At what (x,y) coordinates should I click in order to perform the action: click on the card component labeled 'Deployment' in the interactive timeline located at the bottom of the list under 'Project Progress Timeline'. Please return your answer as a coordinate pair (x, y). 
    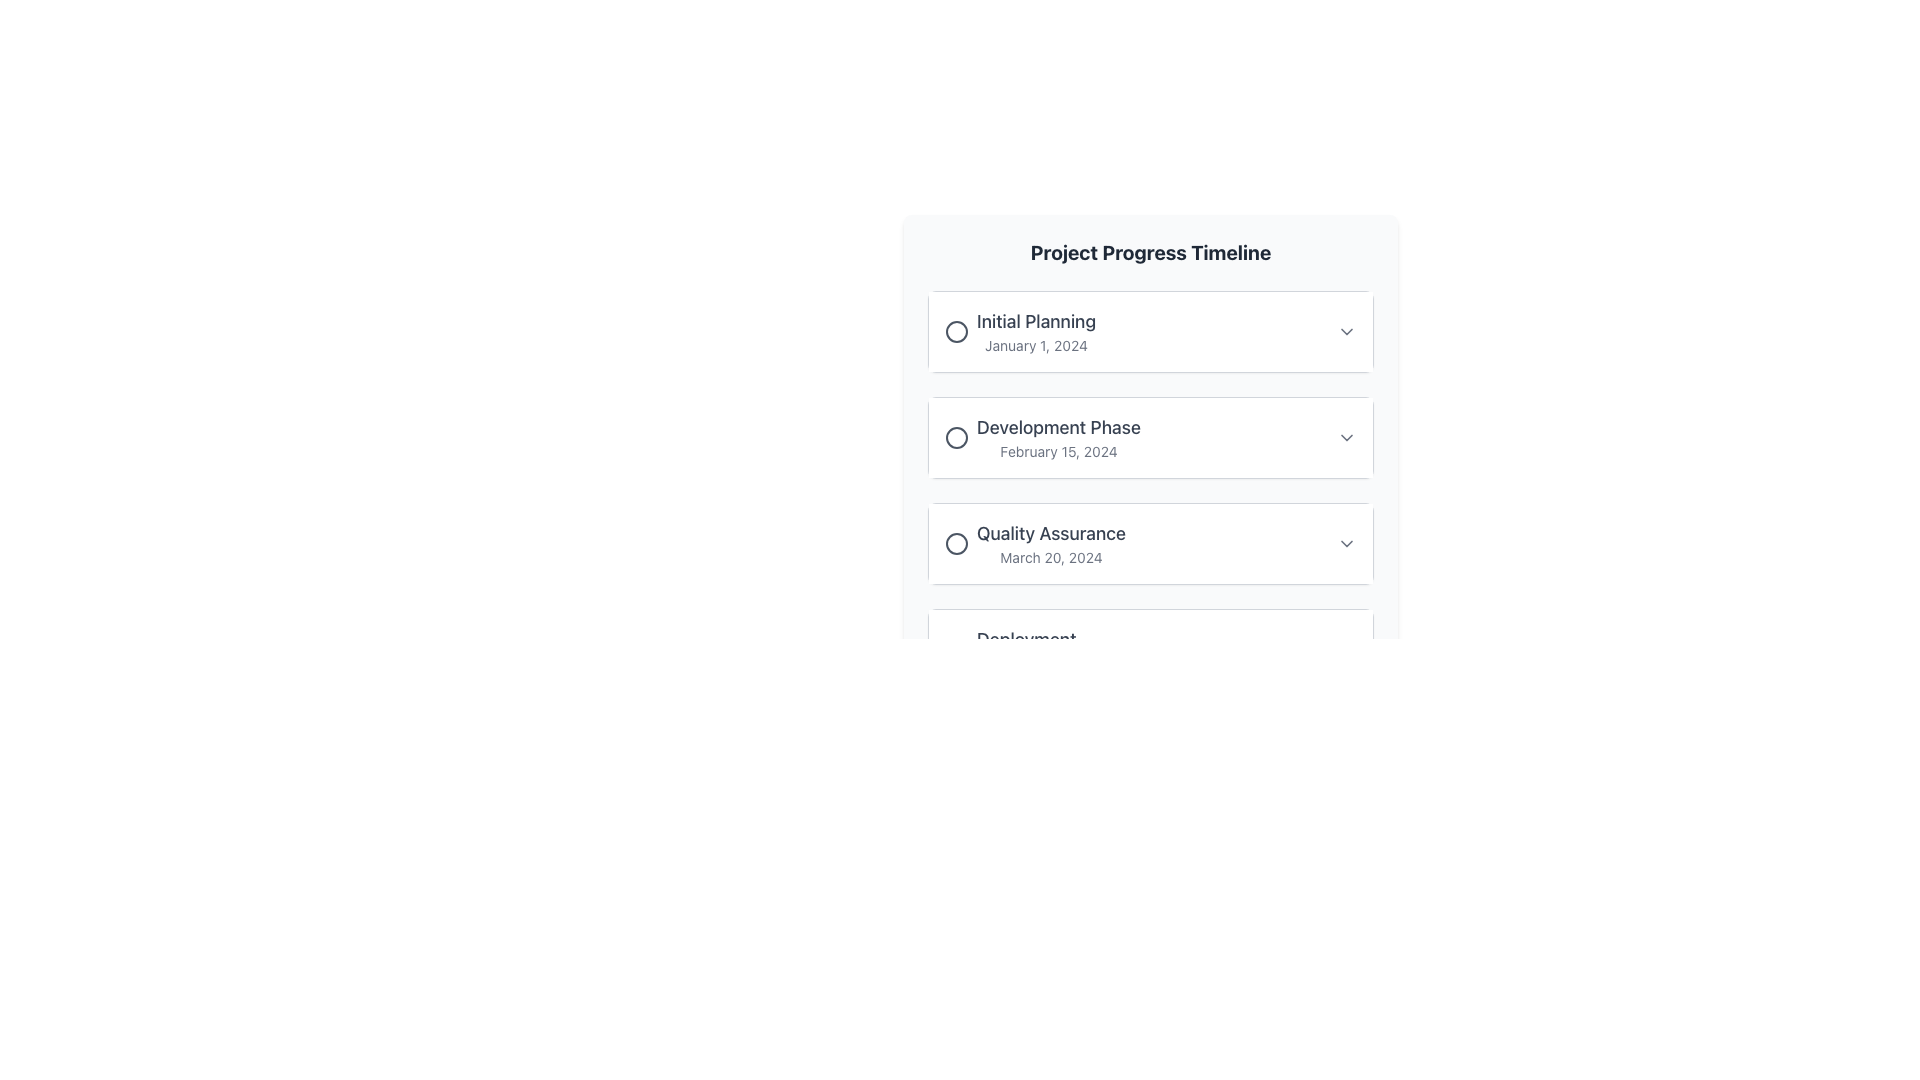
    Looking at the image, I should click on (1151, 650).